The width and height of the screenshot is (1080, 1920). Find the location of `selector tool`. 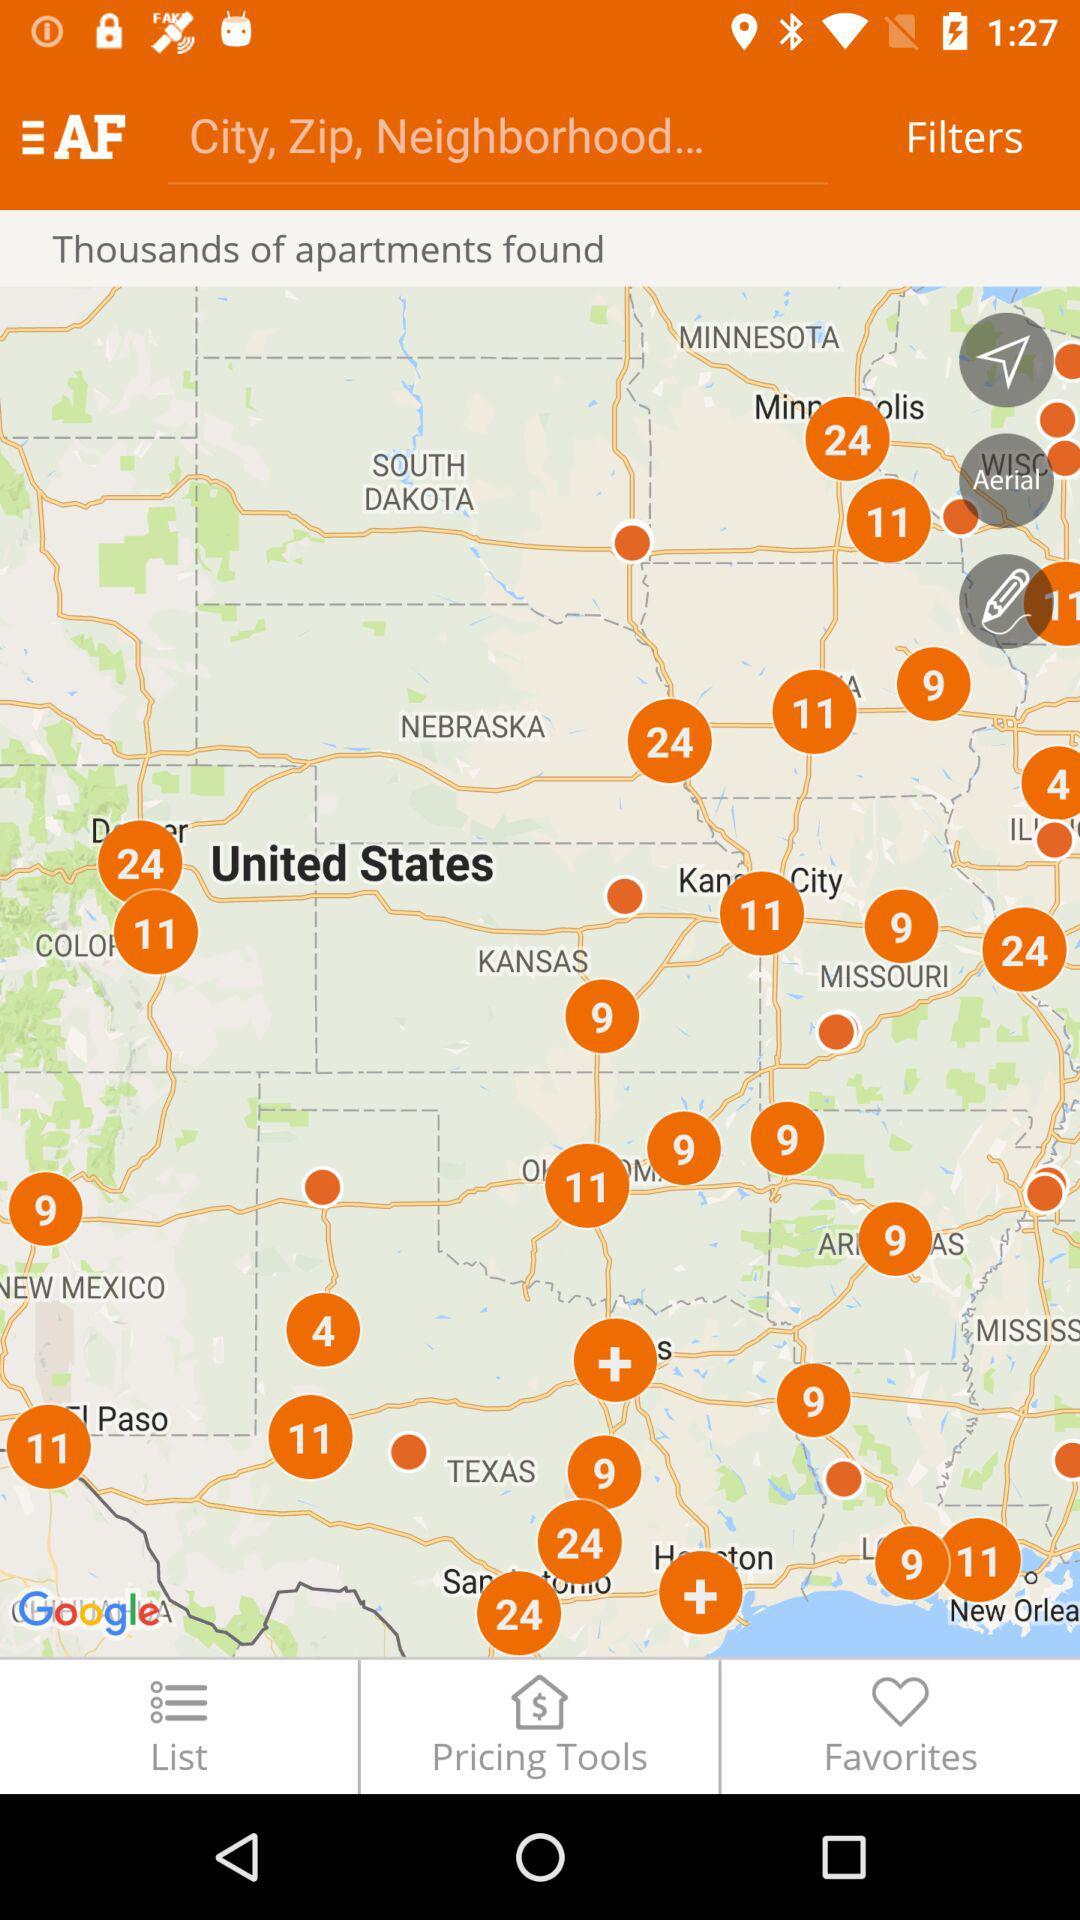

selector tool is located at coordinates (1006, 360).